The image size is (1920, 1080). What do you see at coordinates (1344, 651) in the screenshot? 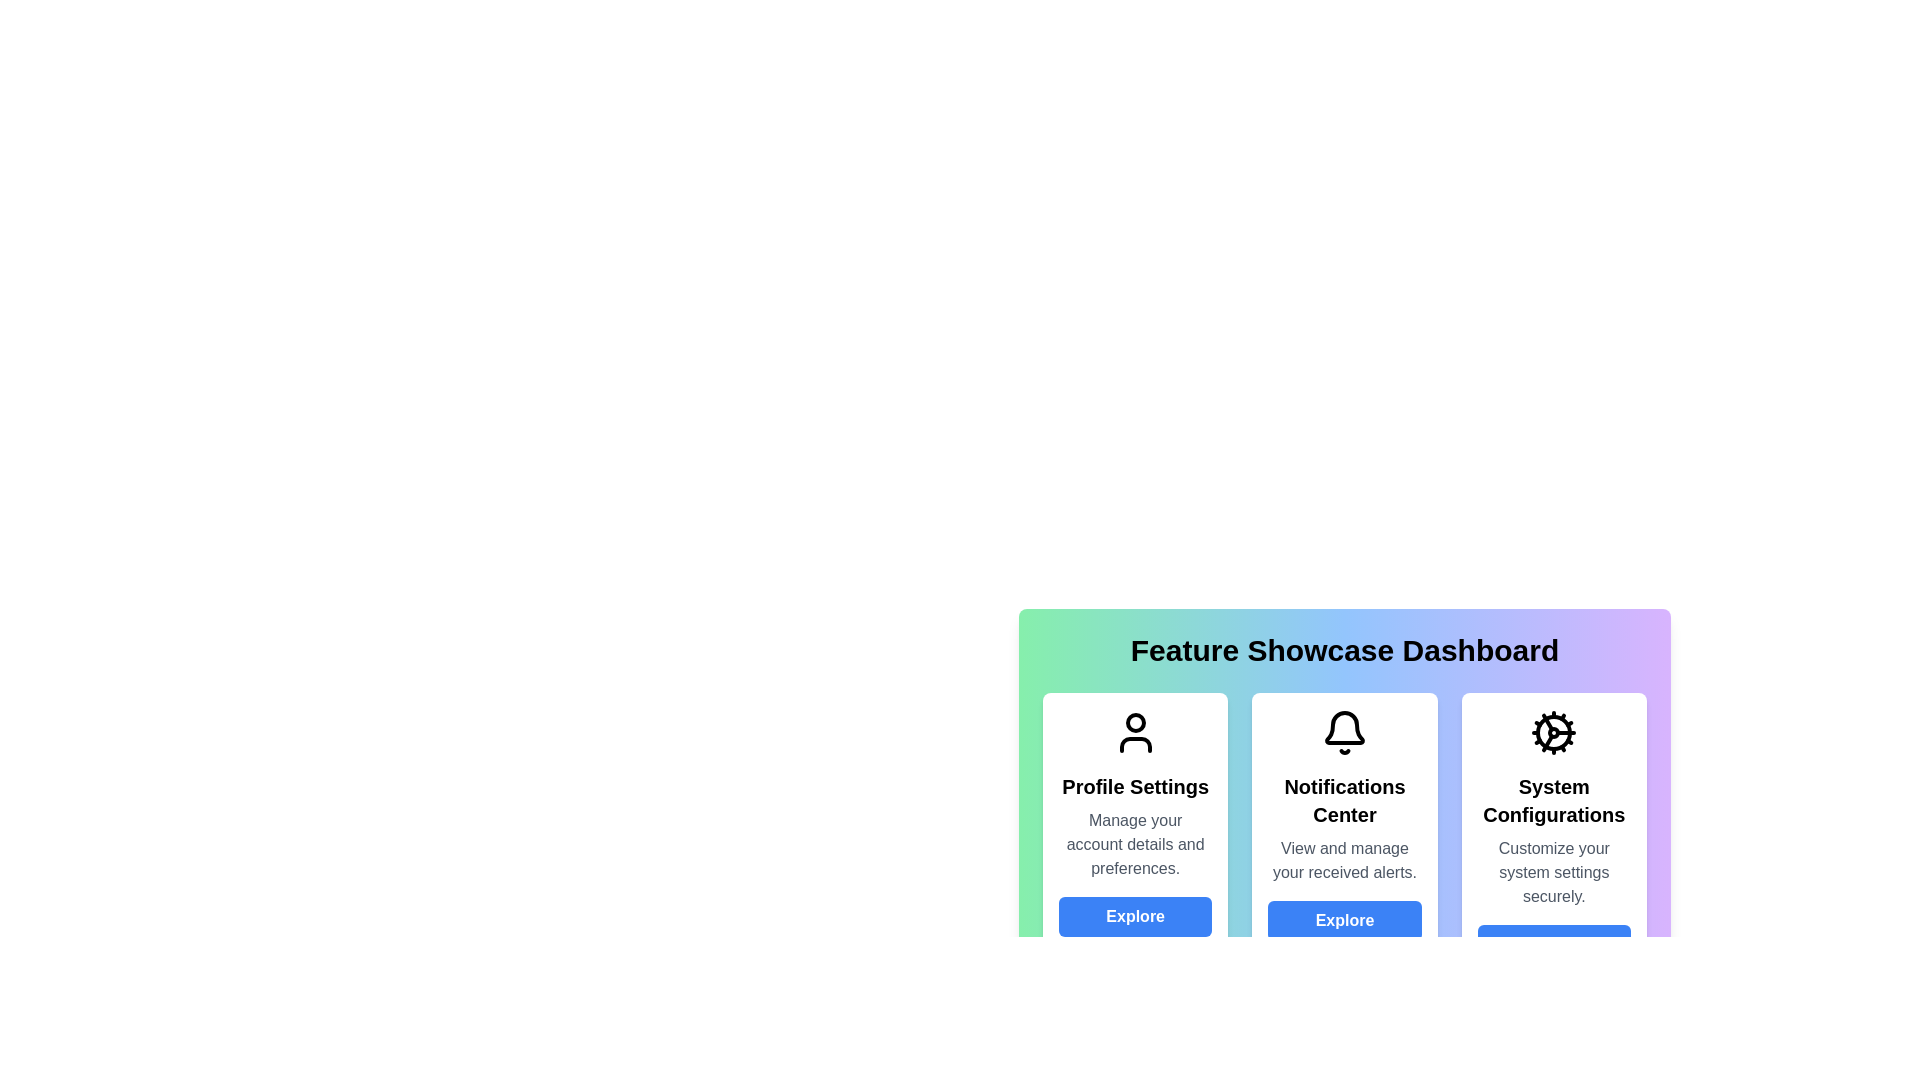
I see `text element displaying 'Feature Showcase Dashboard' which is styled in bold and large font, centered with a gradient background` at bounding box center [1344, 651].